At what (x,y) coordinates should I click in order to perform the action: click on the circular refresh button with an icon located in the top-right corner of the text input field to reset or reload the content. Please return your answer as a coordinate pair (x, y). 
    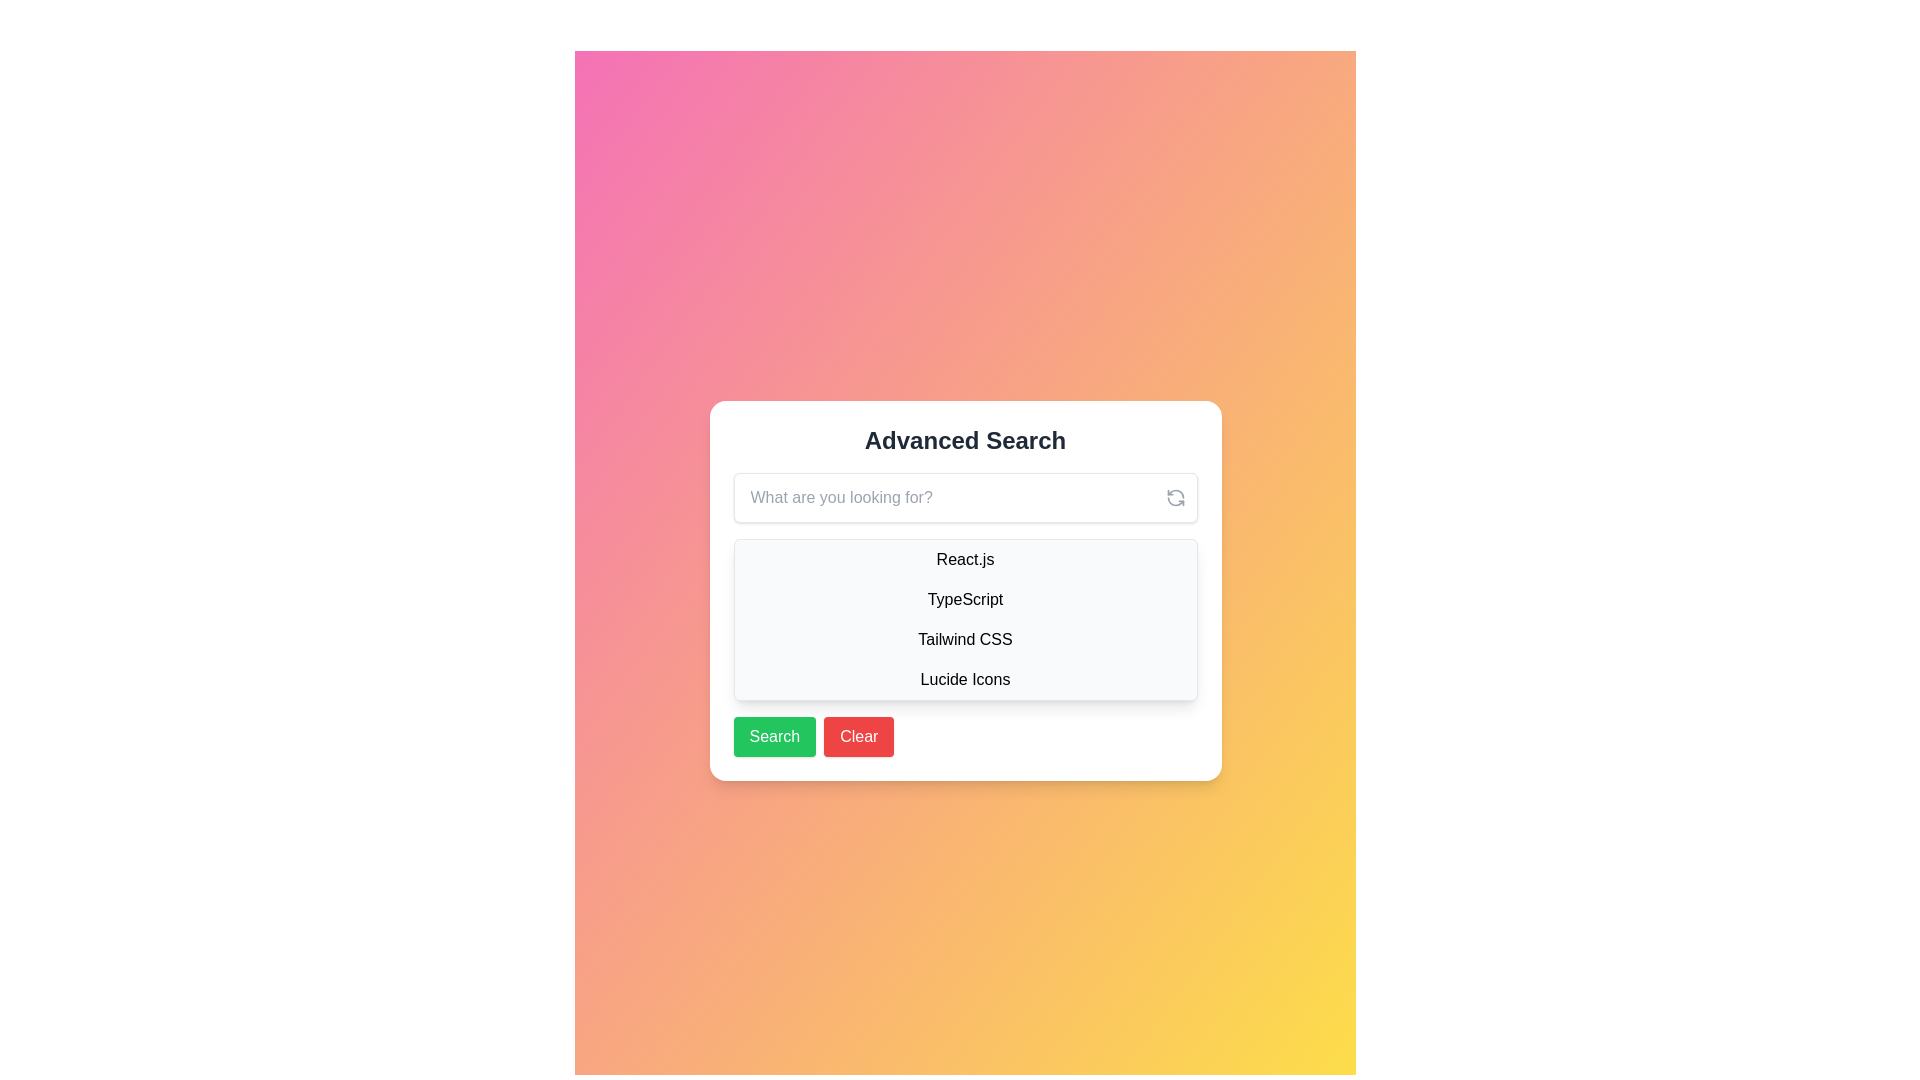
    Looking at the image, I should click on (1175, 496).